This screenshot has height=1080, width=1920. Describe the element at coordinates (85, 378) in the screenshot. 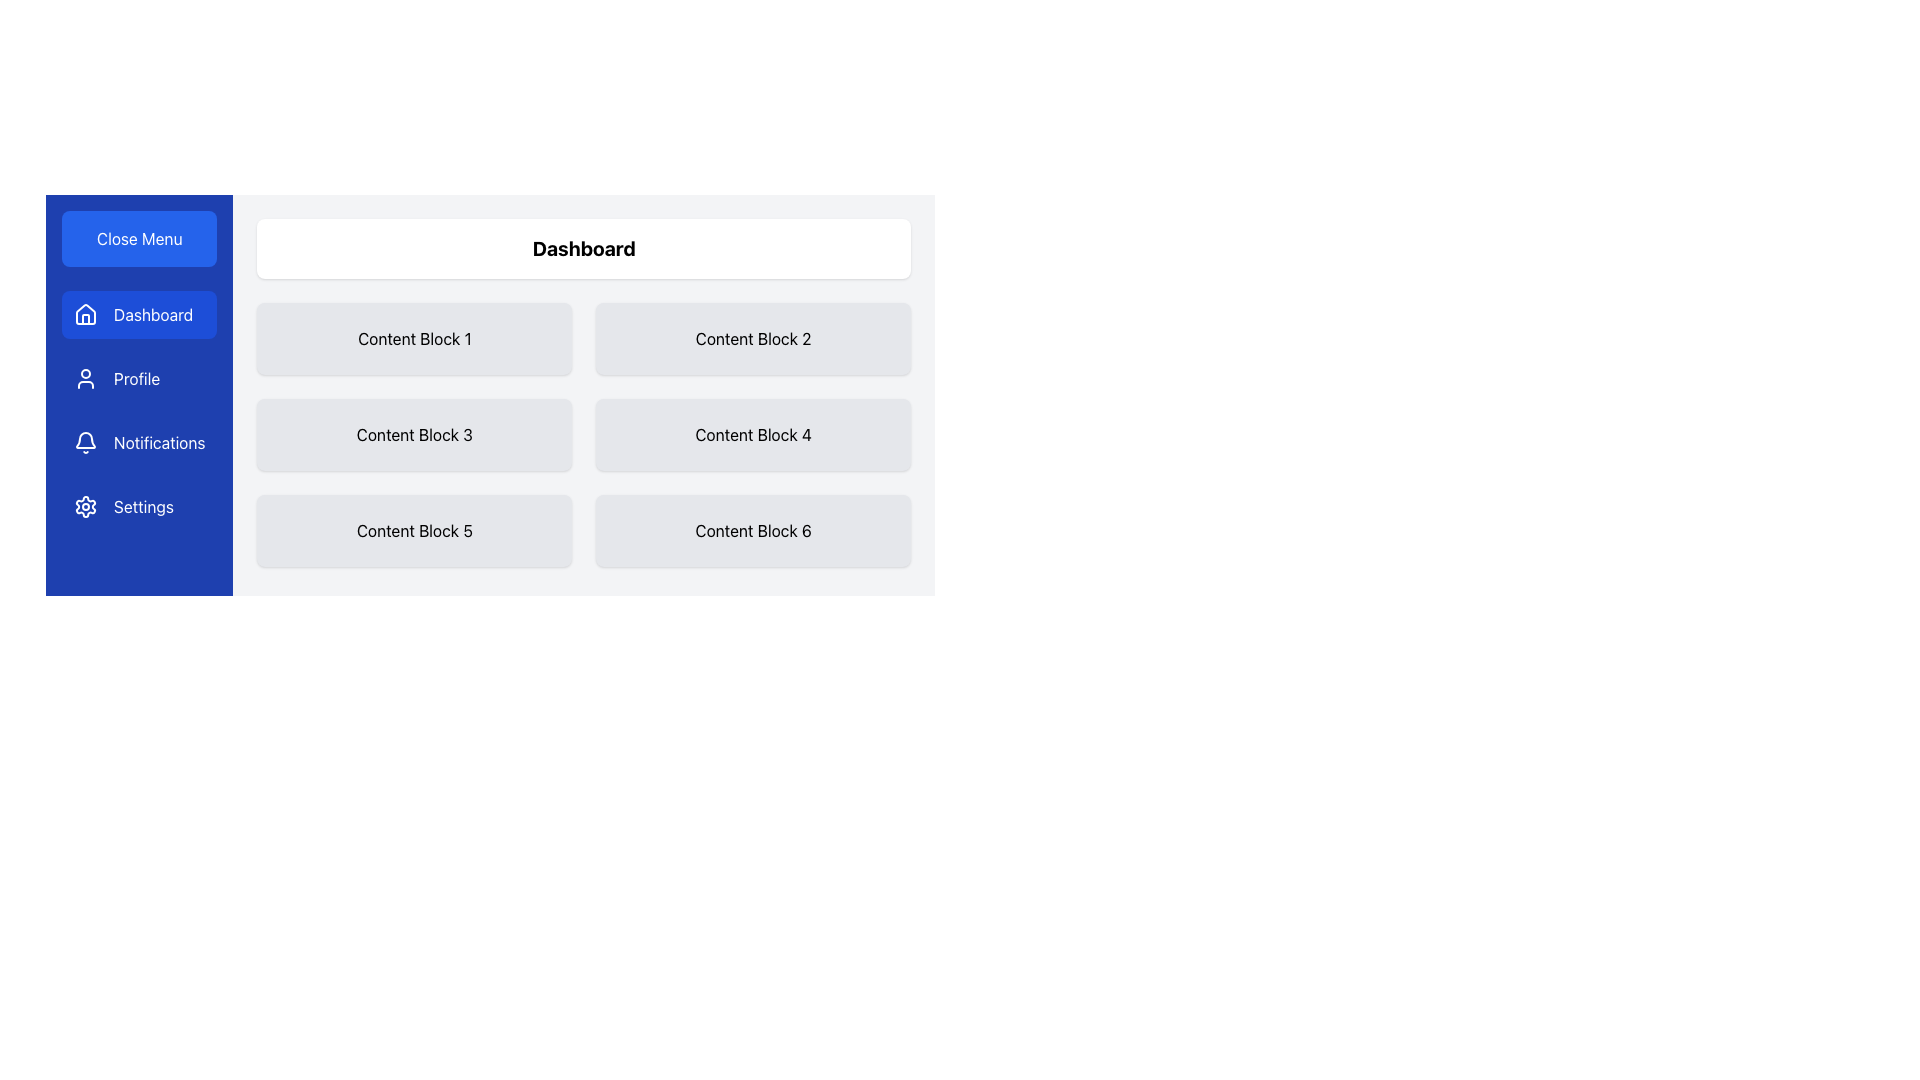

I see `the human silhouette icon in the Profile list item of the vertical side navigation menu` at that location.